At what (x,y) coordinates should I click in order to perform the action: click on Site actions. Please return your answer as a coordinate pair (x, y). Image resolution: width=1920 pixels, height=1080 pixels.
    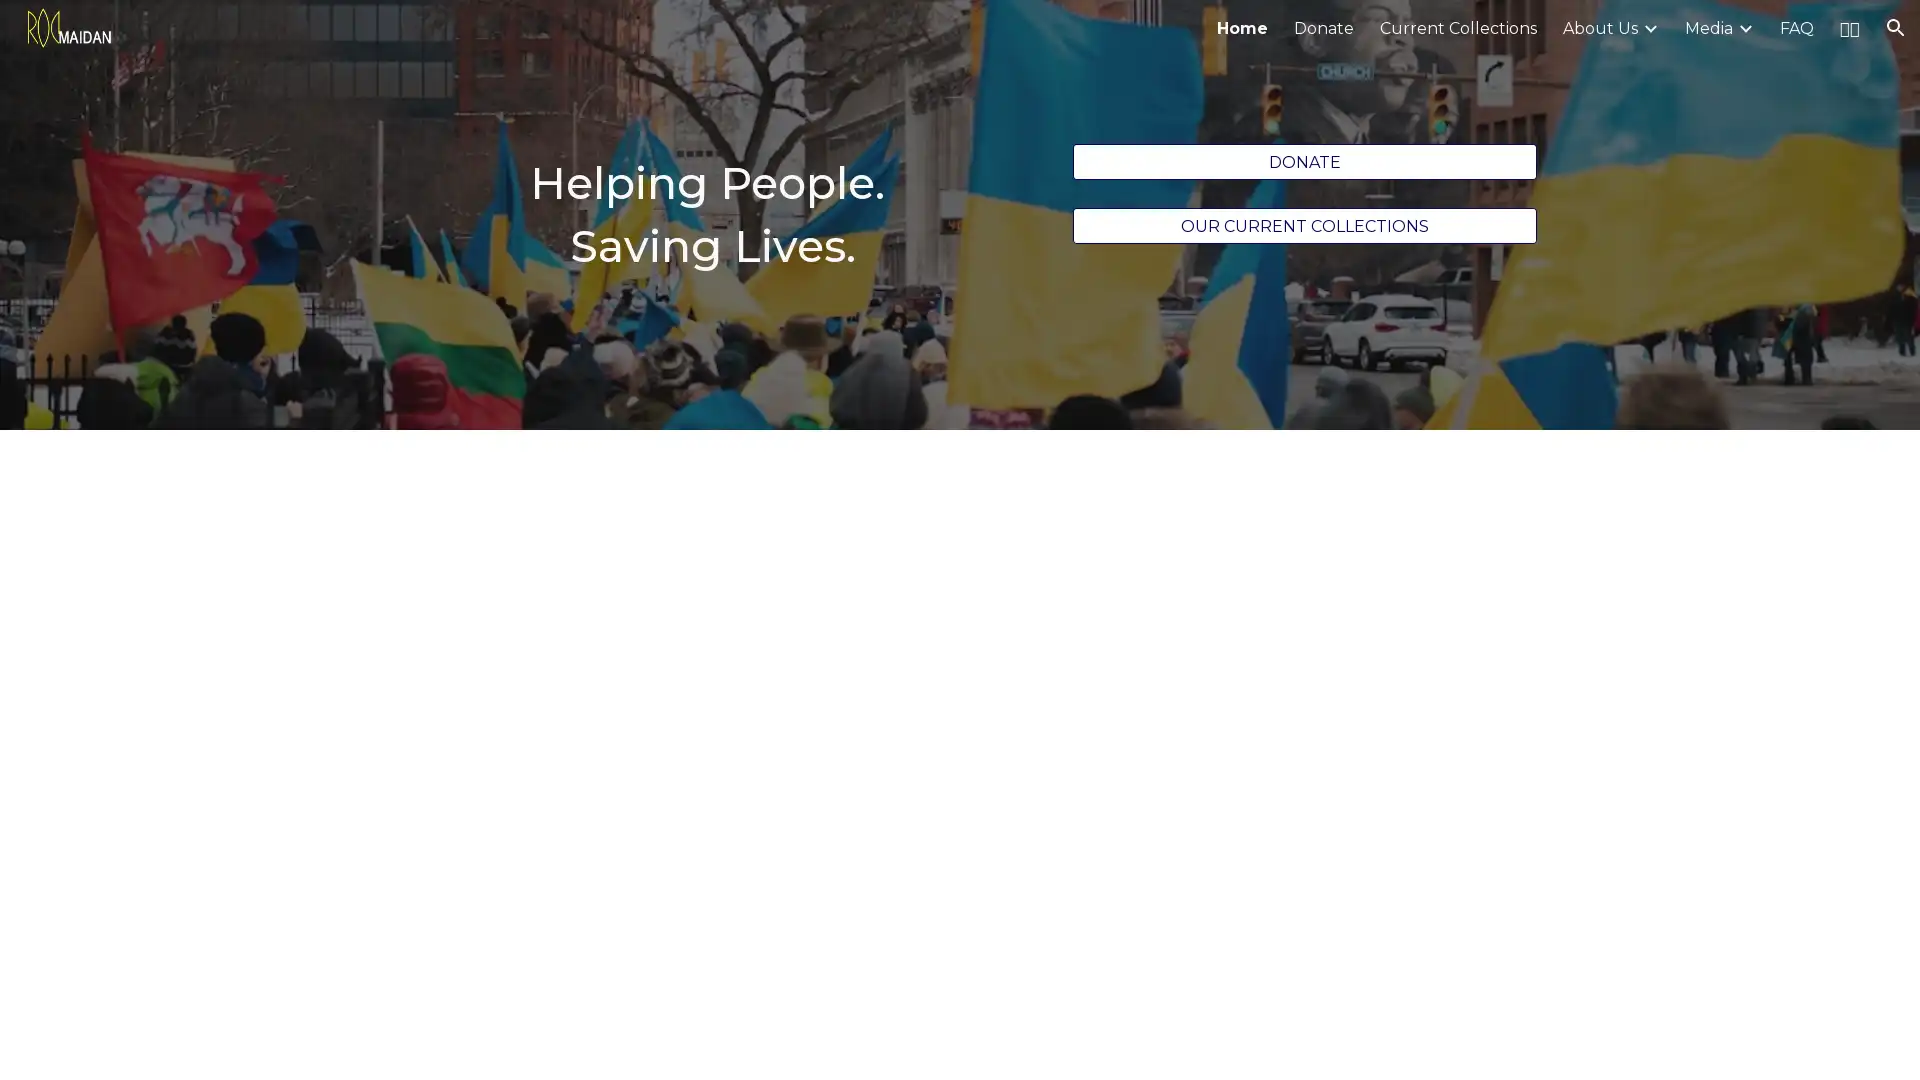
    Looking at the image, I should click on (35, 1044).